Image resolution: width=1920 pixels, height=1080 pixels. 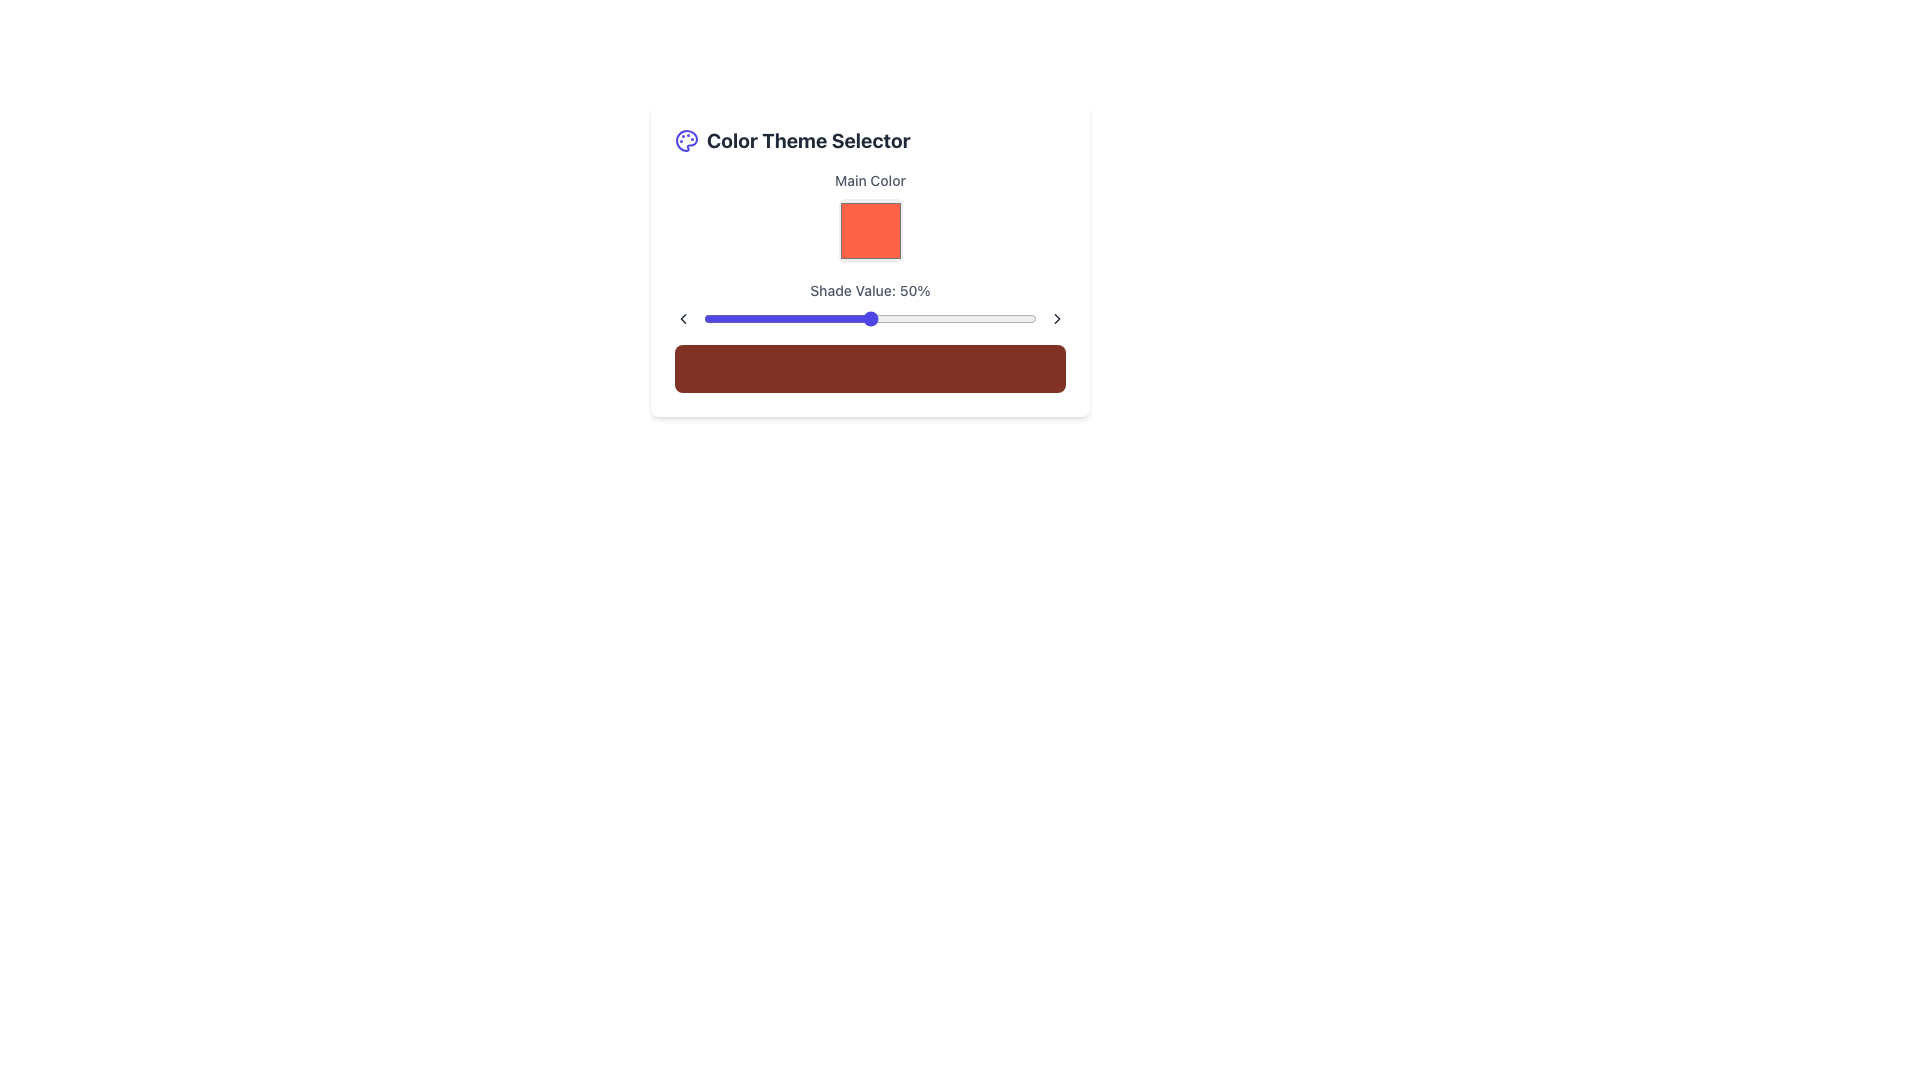 What do you see at coordinates (1007, 318) in the screenshot?
I see `the shade value` at bounding box center [1007, 318].